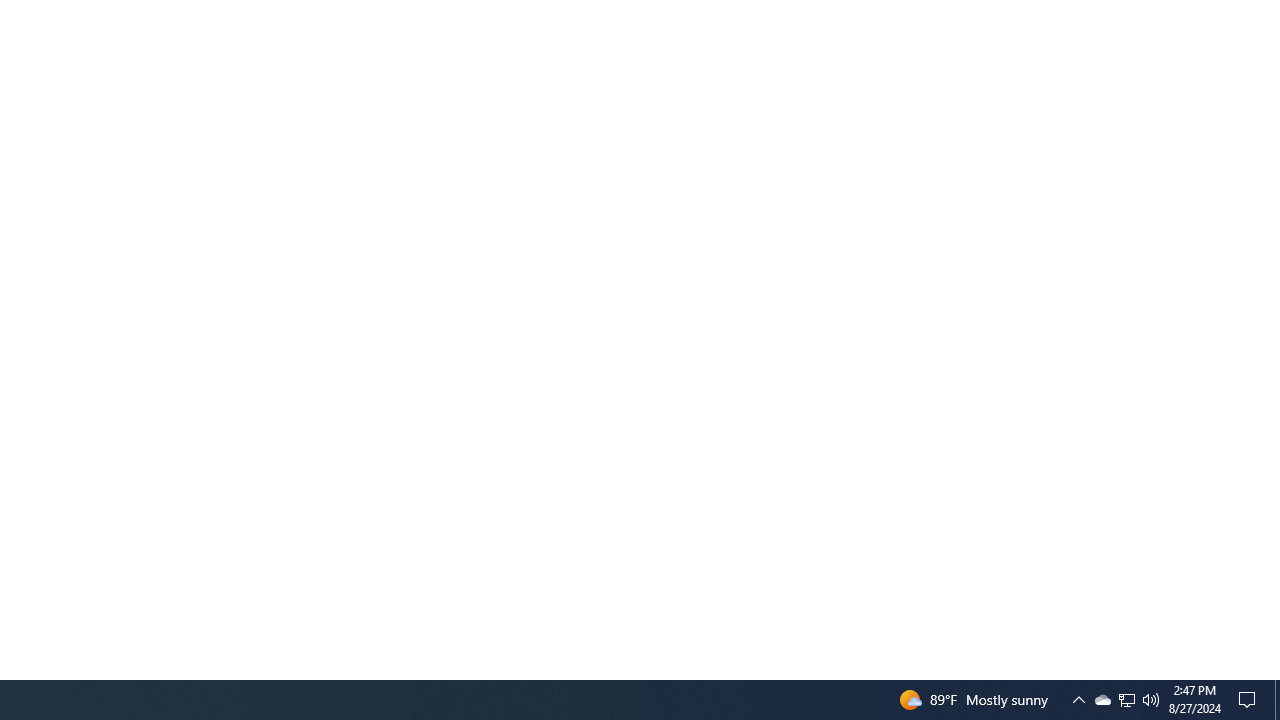  Describe the element at coordinates (1276, 698) in the screenshot. I see `'Action Center, No new notifications'` at that location.